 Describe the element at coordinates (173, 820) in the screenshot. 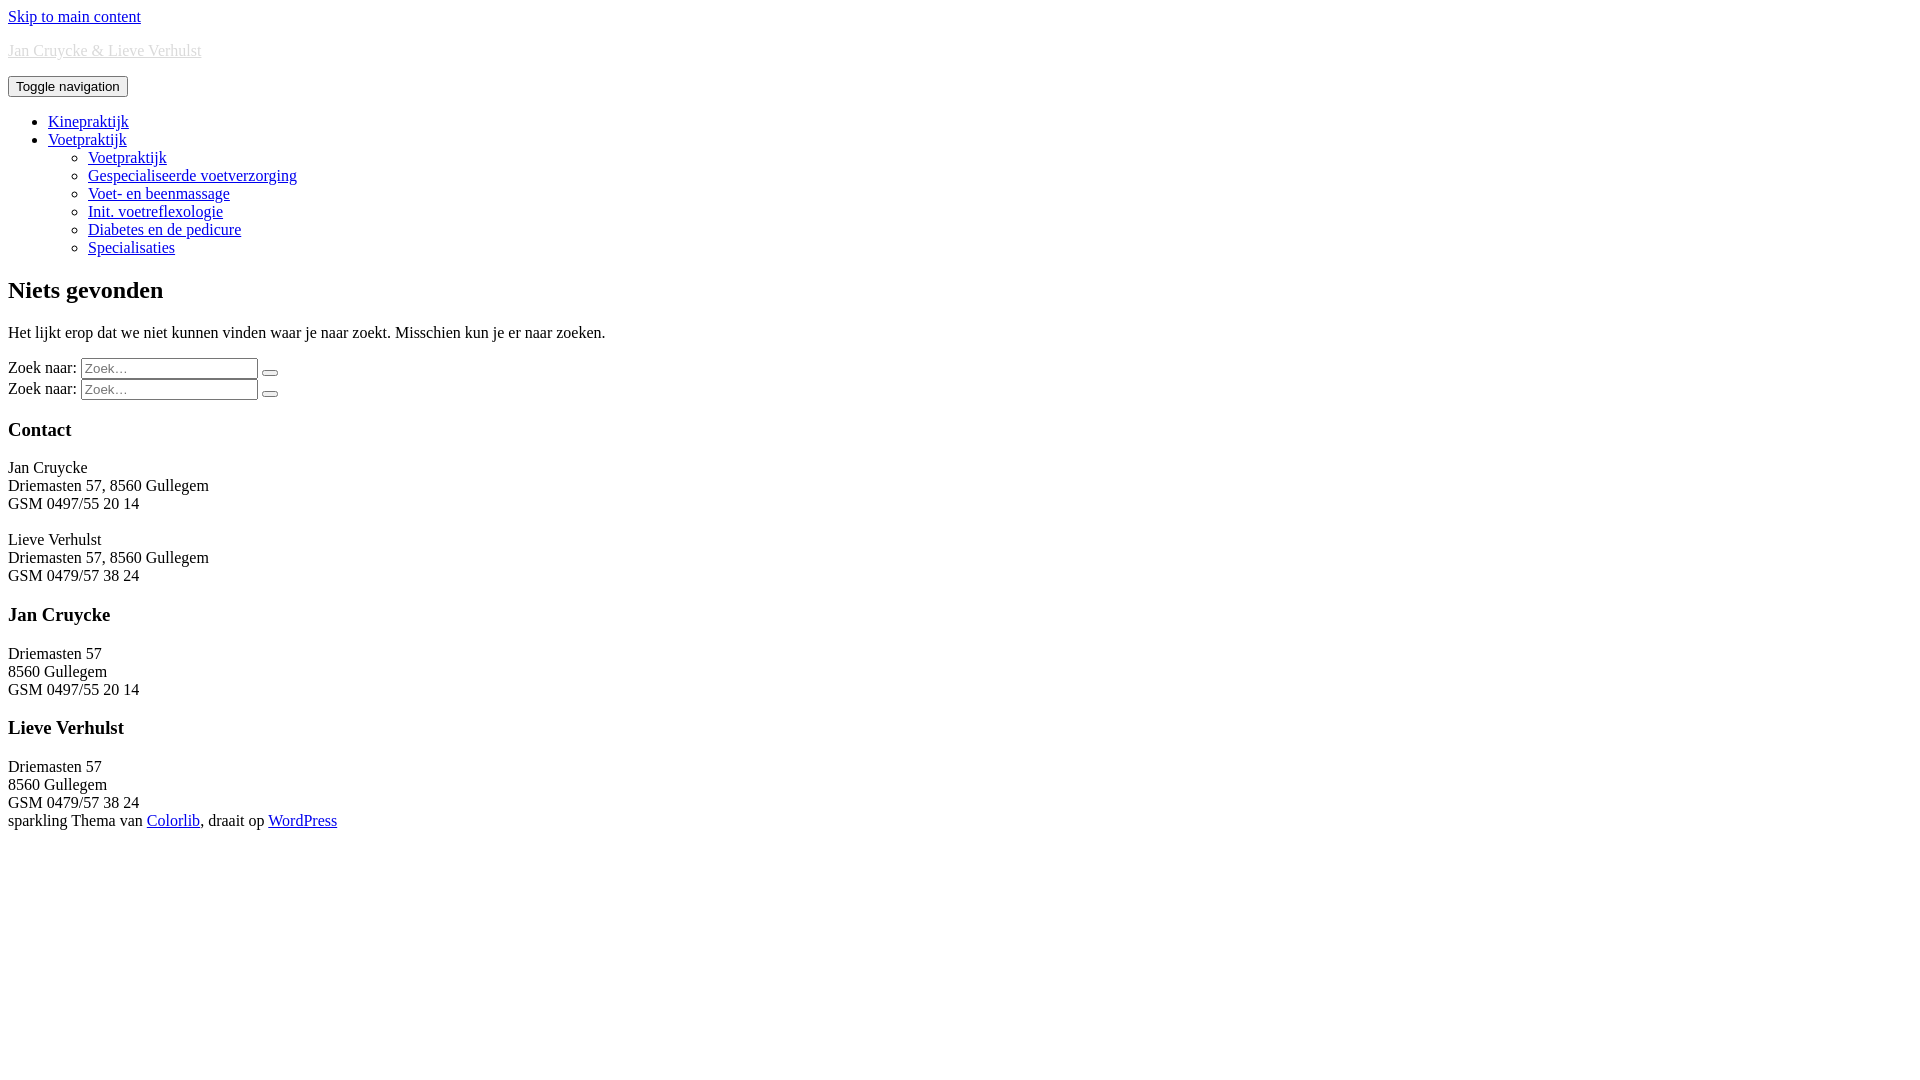

I see `'Colorlib'` at that location.